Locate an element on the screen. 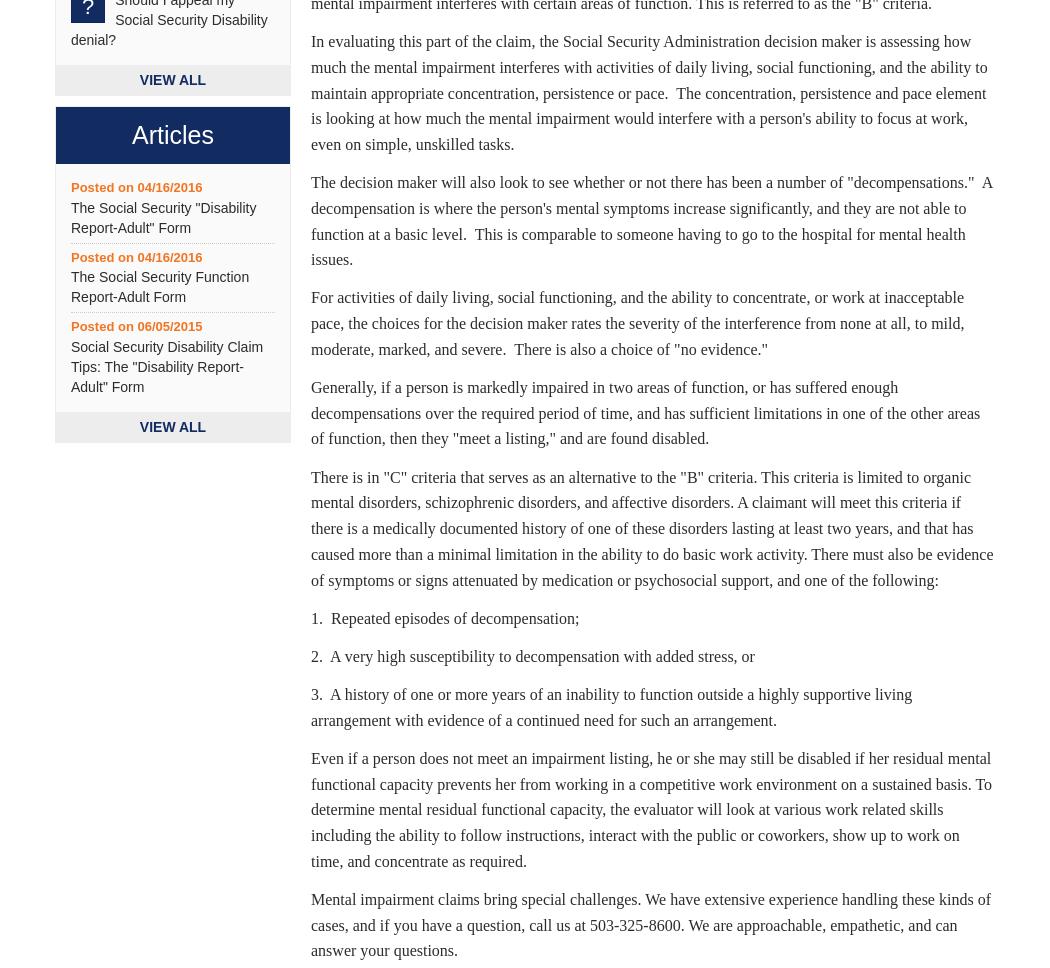 The width and height of the screenshot is (1050, 968). 'The Social Security "Disability Report-Adult" Form' is located at coordinates (163, 216).